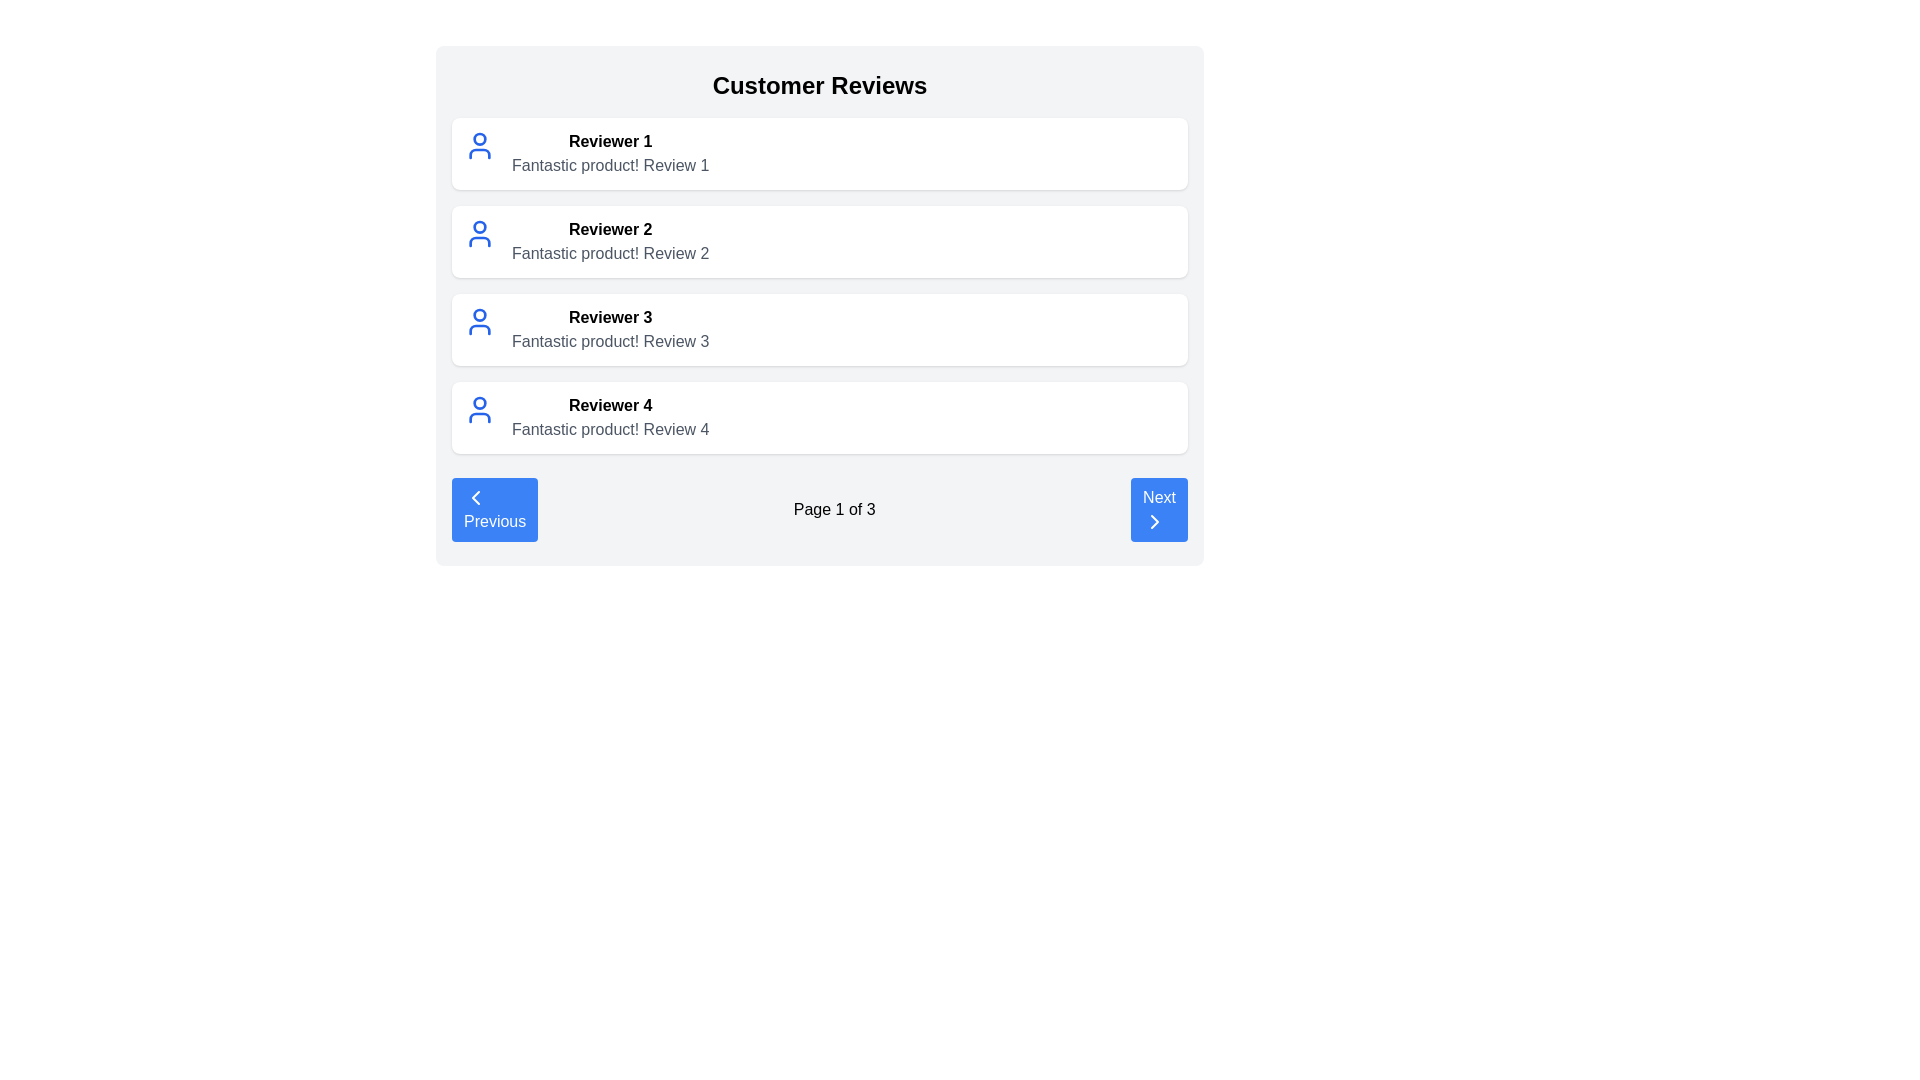  Describe the element at coordinates (480, 233) in the screenshot. I see `the user profile icon in the second review card, which is located at the left margin of the review card, preceding the text content` at that location.